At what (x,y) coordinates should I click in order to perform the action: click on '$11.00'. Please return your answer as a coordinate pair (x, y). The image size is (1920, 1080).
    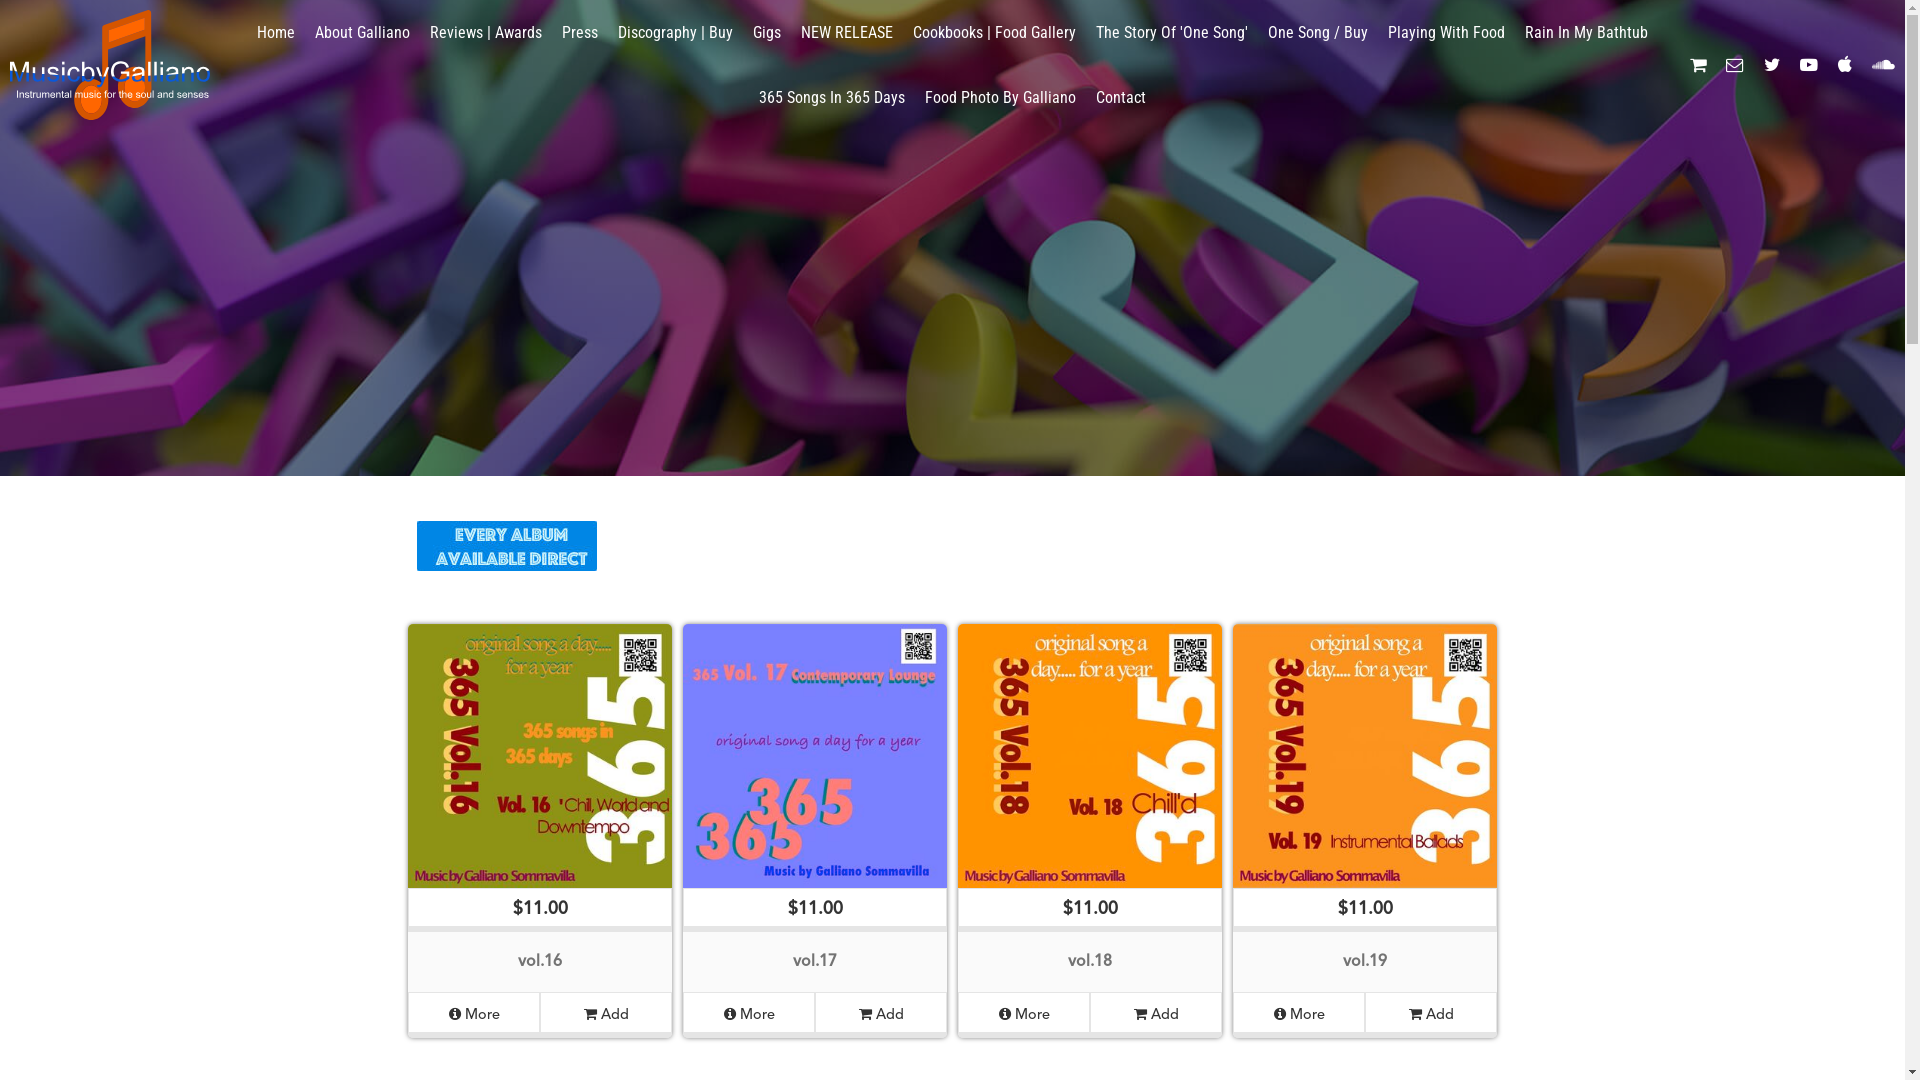
    Looking at the image, I should click on (1088, 777).